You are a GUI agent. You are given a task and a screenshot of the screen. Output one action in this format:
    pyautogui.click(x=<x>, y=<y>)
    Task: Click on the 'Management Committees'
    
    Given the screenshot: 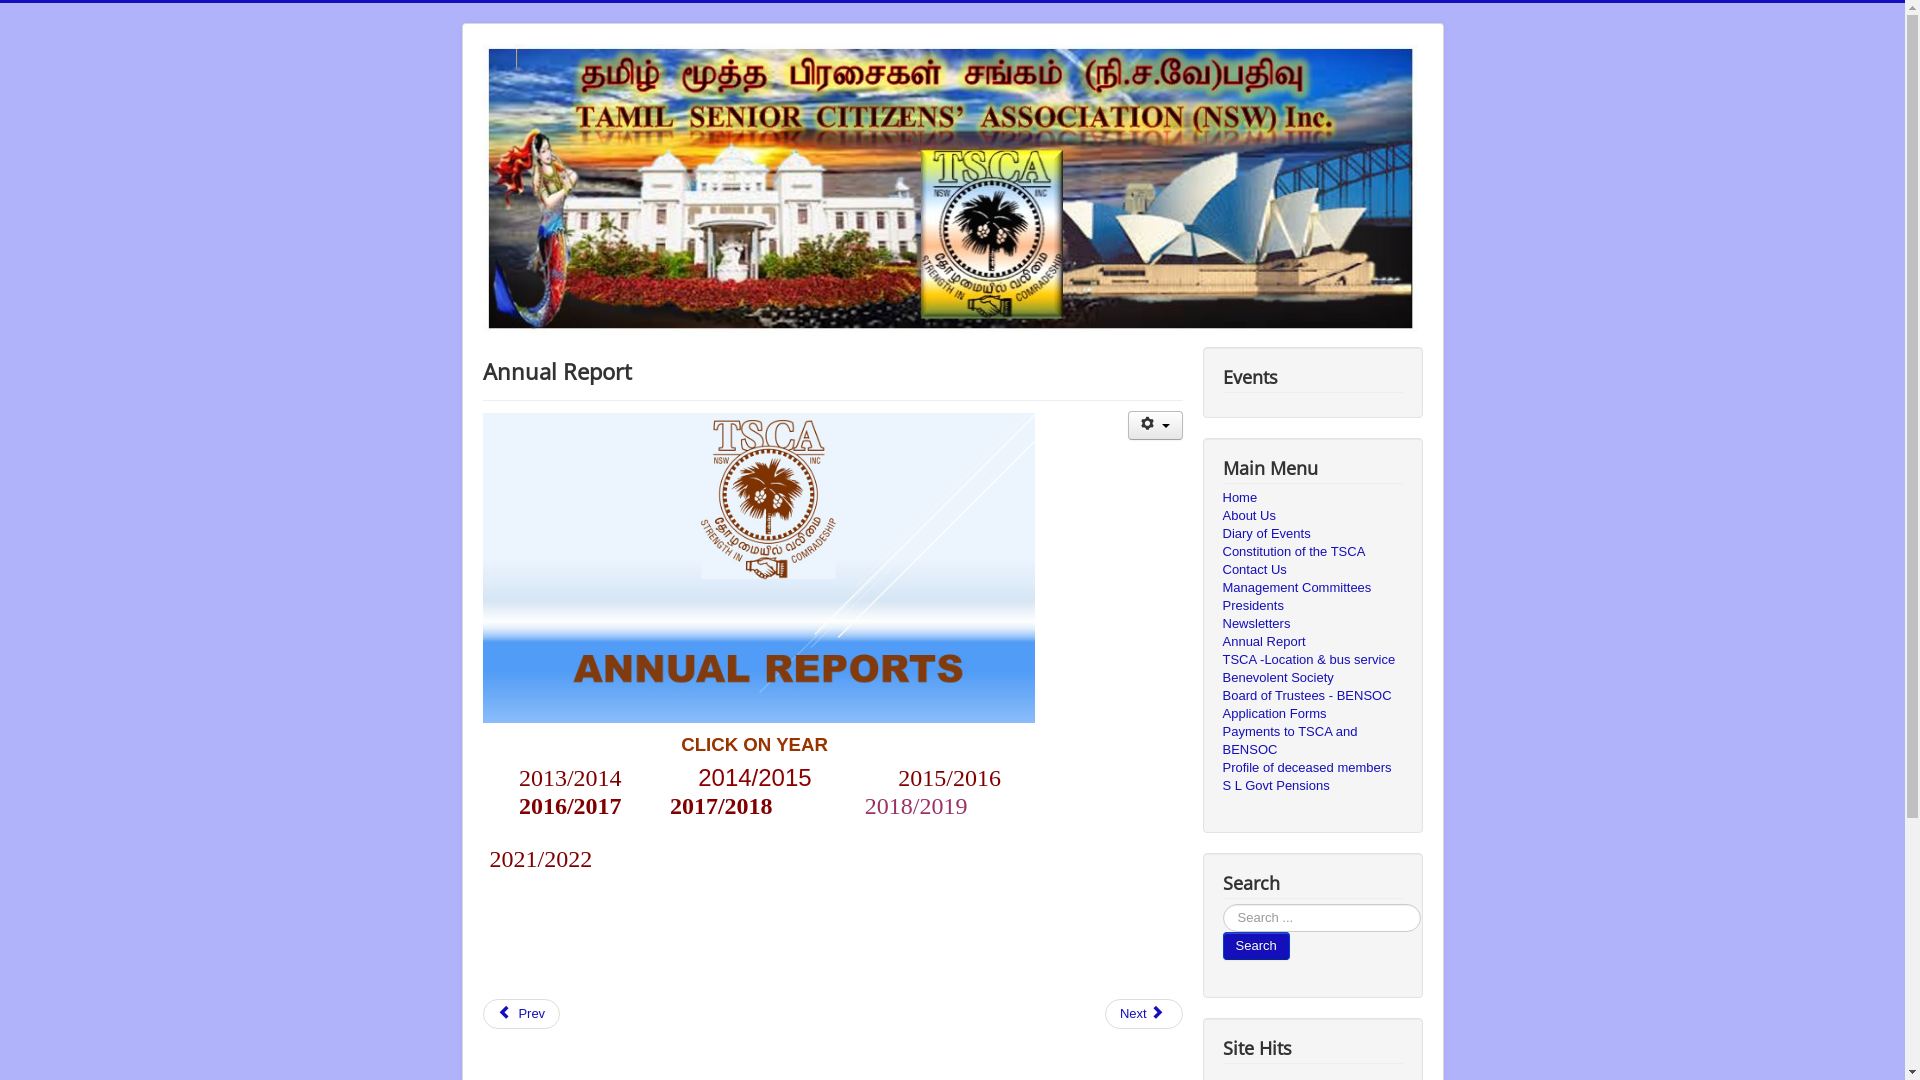 What is the action you would take?
    pyautogui.click(x=1221, y=586)
    